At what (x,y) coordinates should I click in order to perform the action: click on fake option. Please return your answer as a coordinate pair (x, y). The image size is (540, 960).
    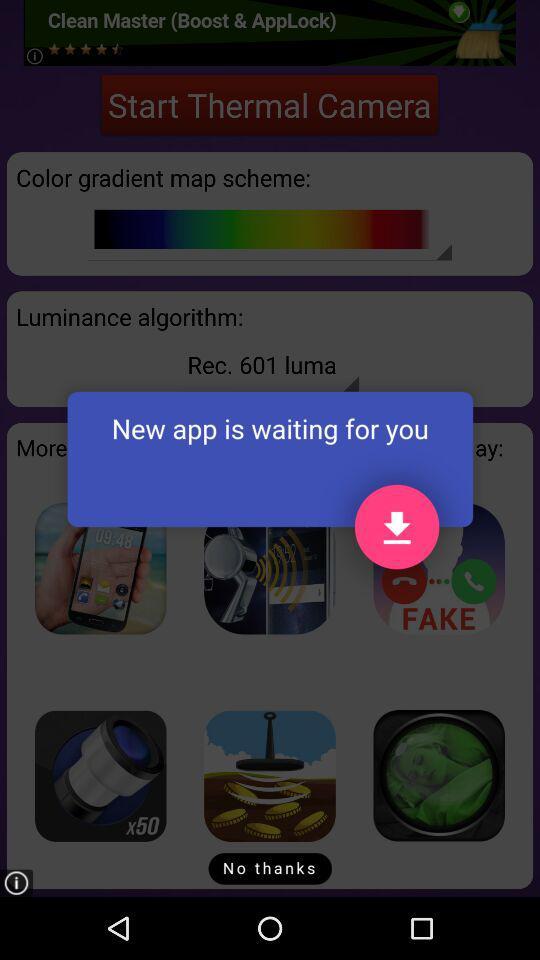
    Looking at the image, I should click on (438, 568).